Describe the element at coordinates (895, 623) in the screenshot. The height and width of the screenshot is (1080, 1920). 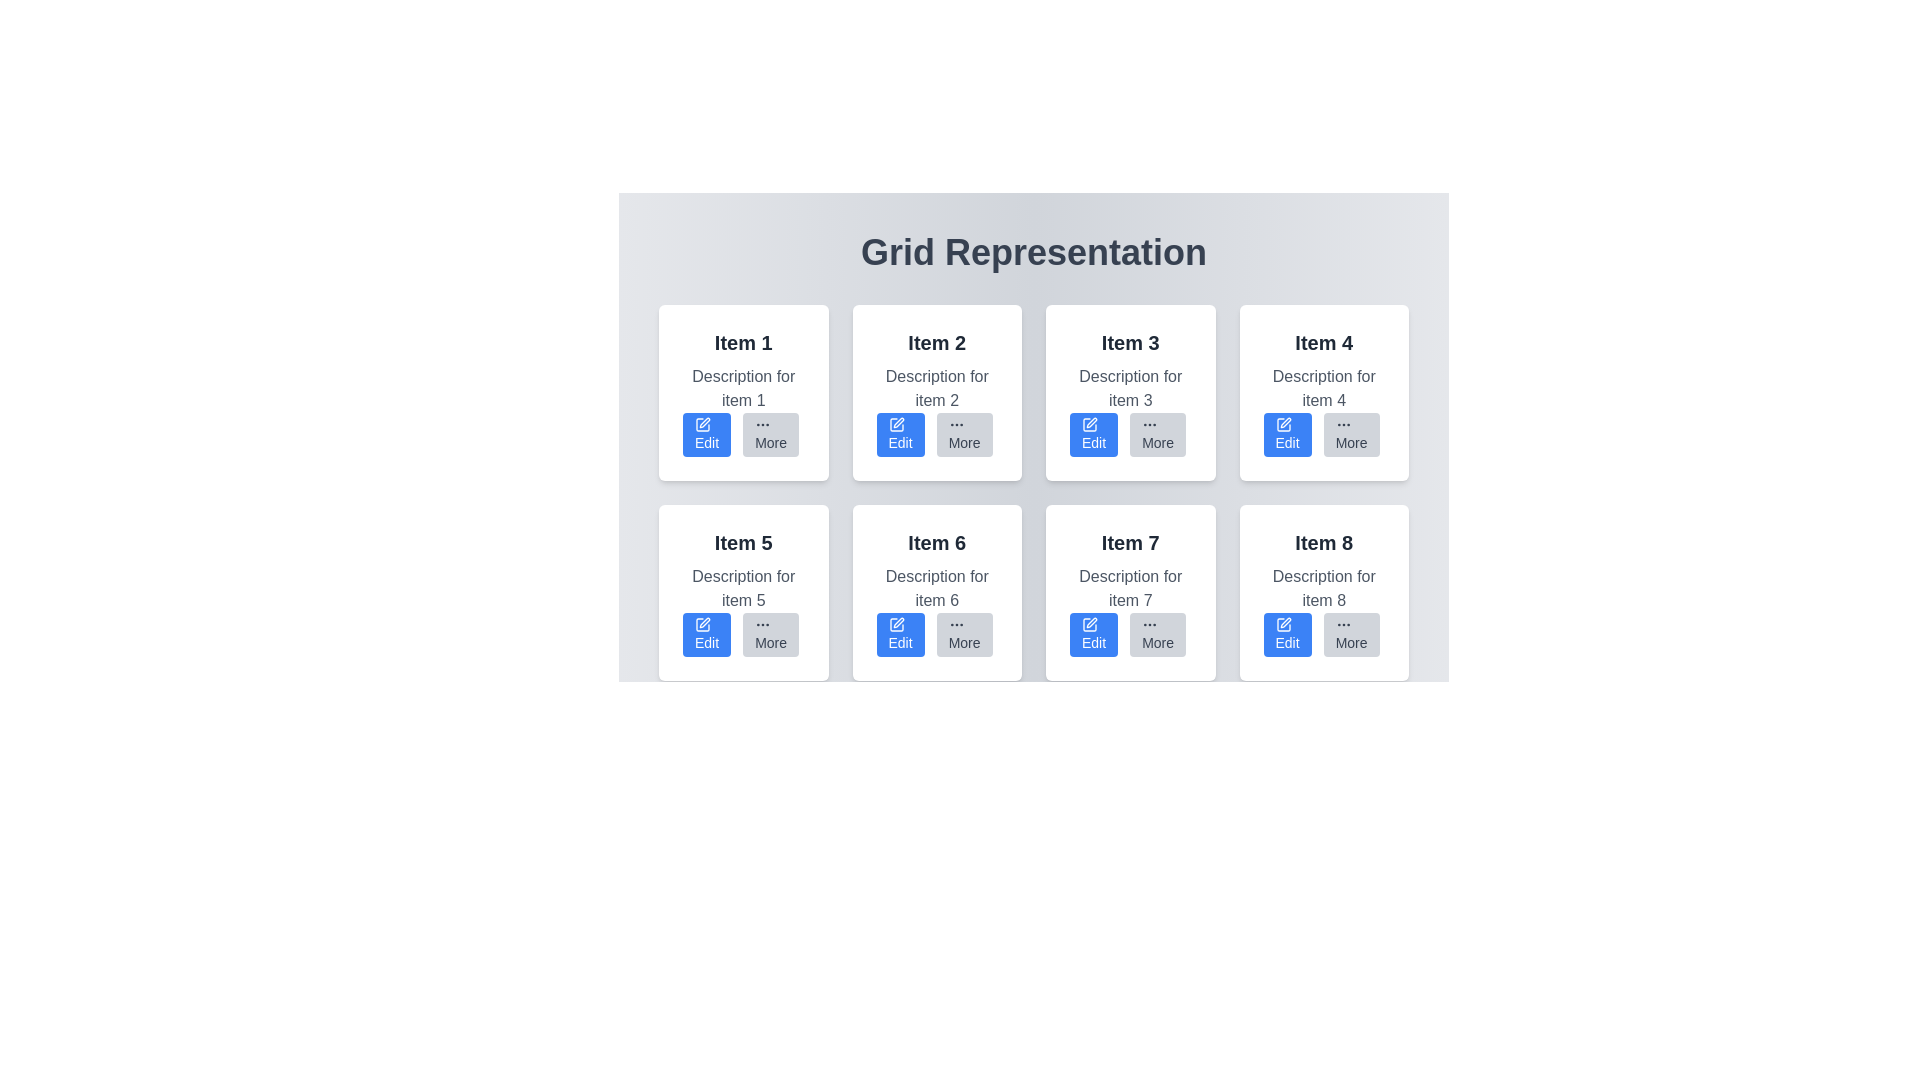
I see `the 'Edit' button associated with 'Item 6' in the grid layout` at that location.